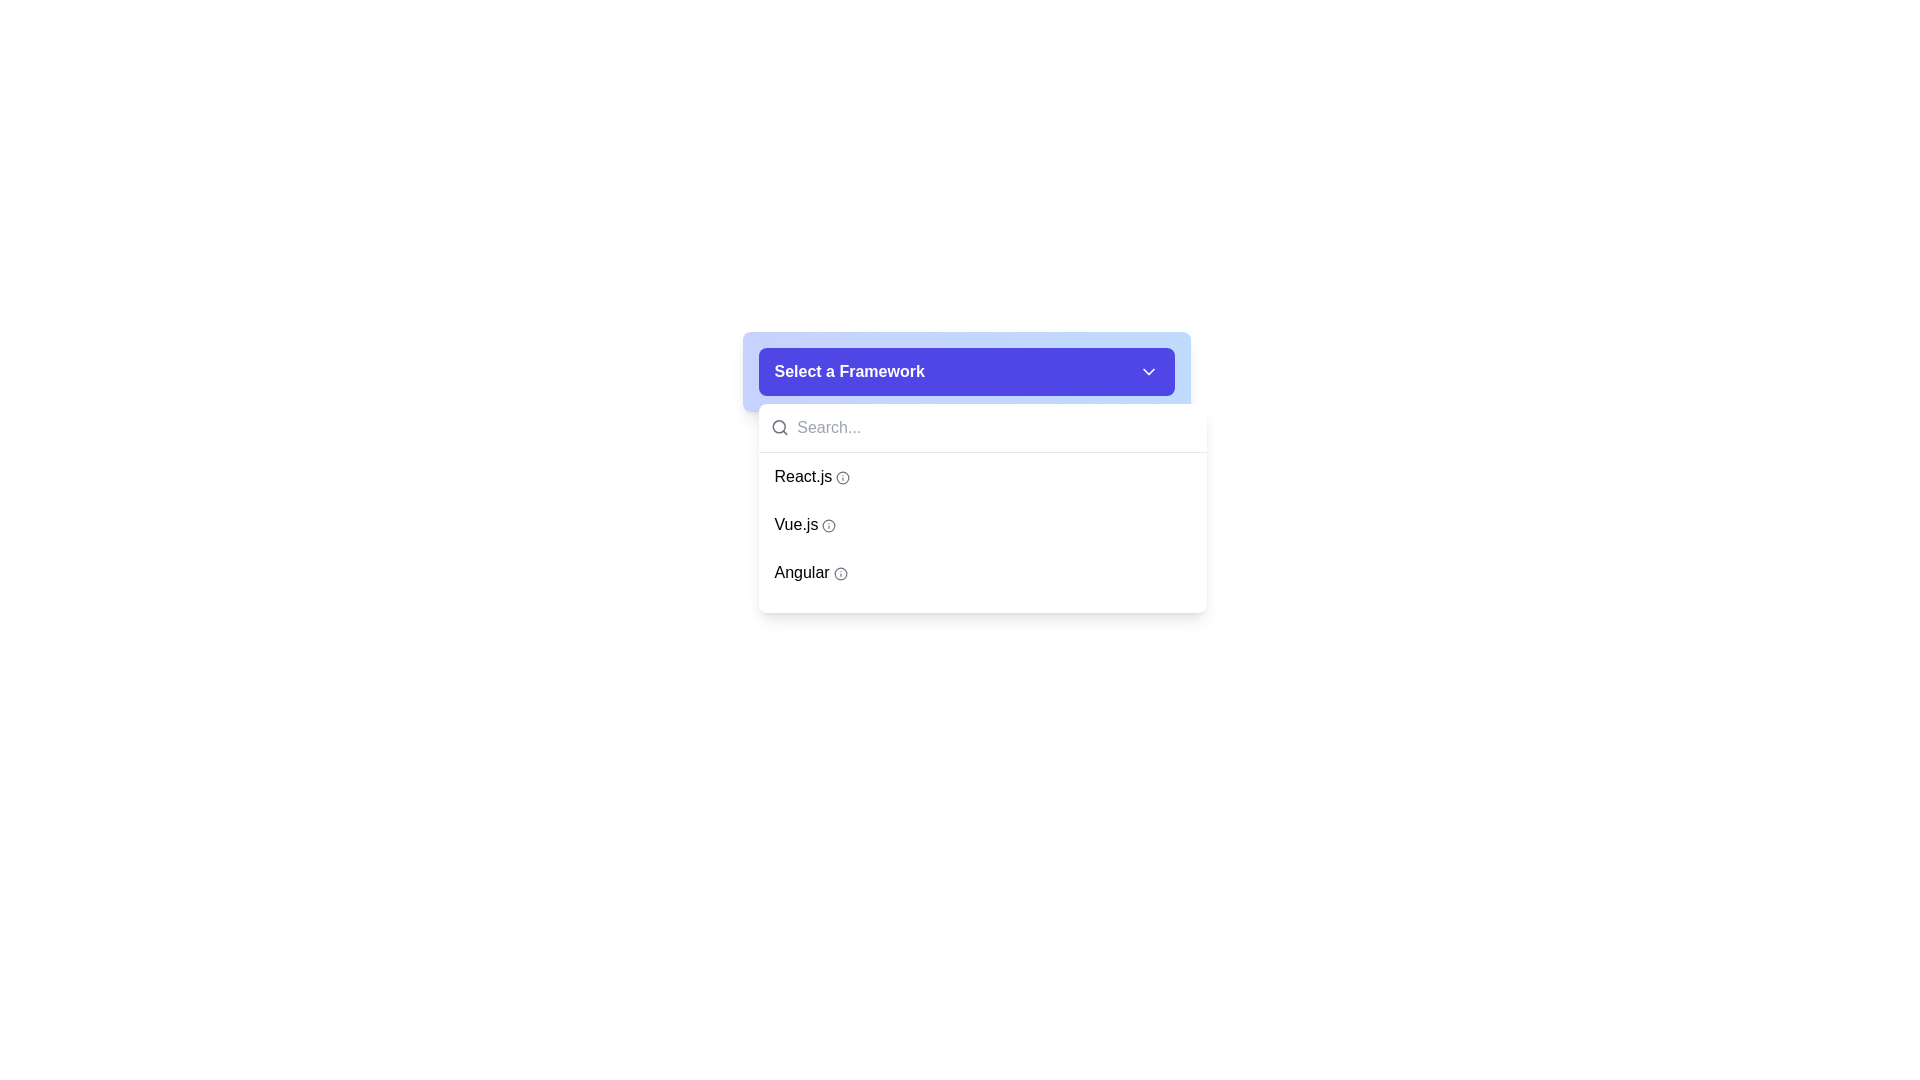 This screenshot has height=1080, width=1920. What do you see at coordinates (829, 524) in the screenshot?
I see `the minimalistic information icon next to the 'Vue.js' label in the dropdown menu` at bounding box center [829, 524].